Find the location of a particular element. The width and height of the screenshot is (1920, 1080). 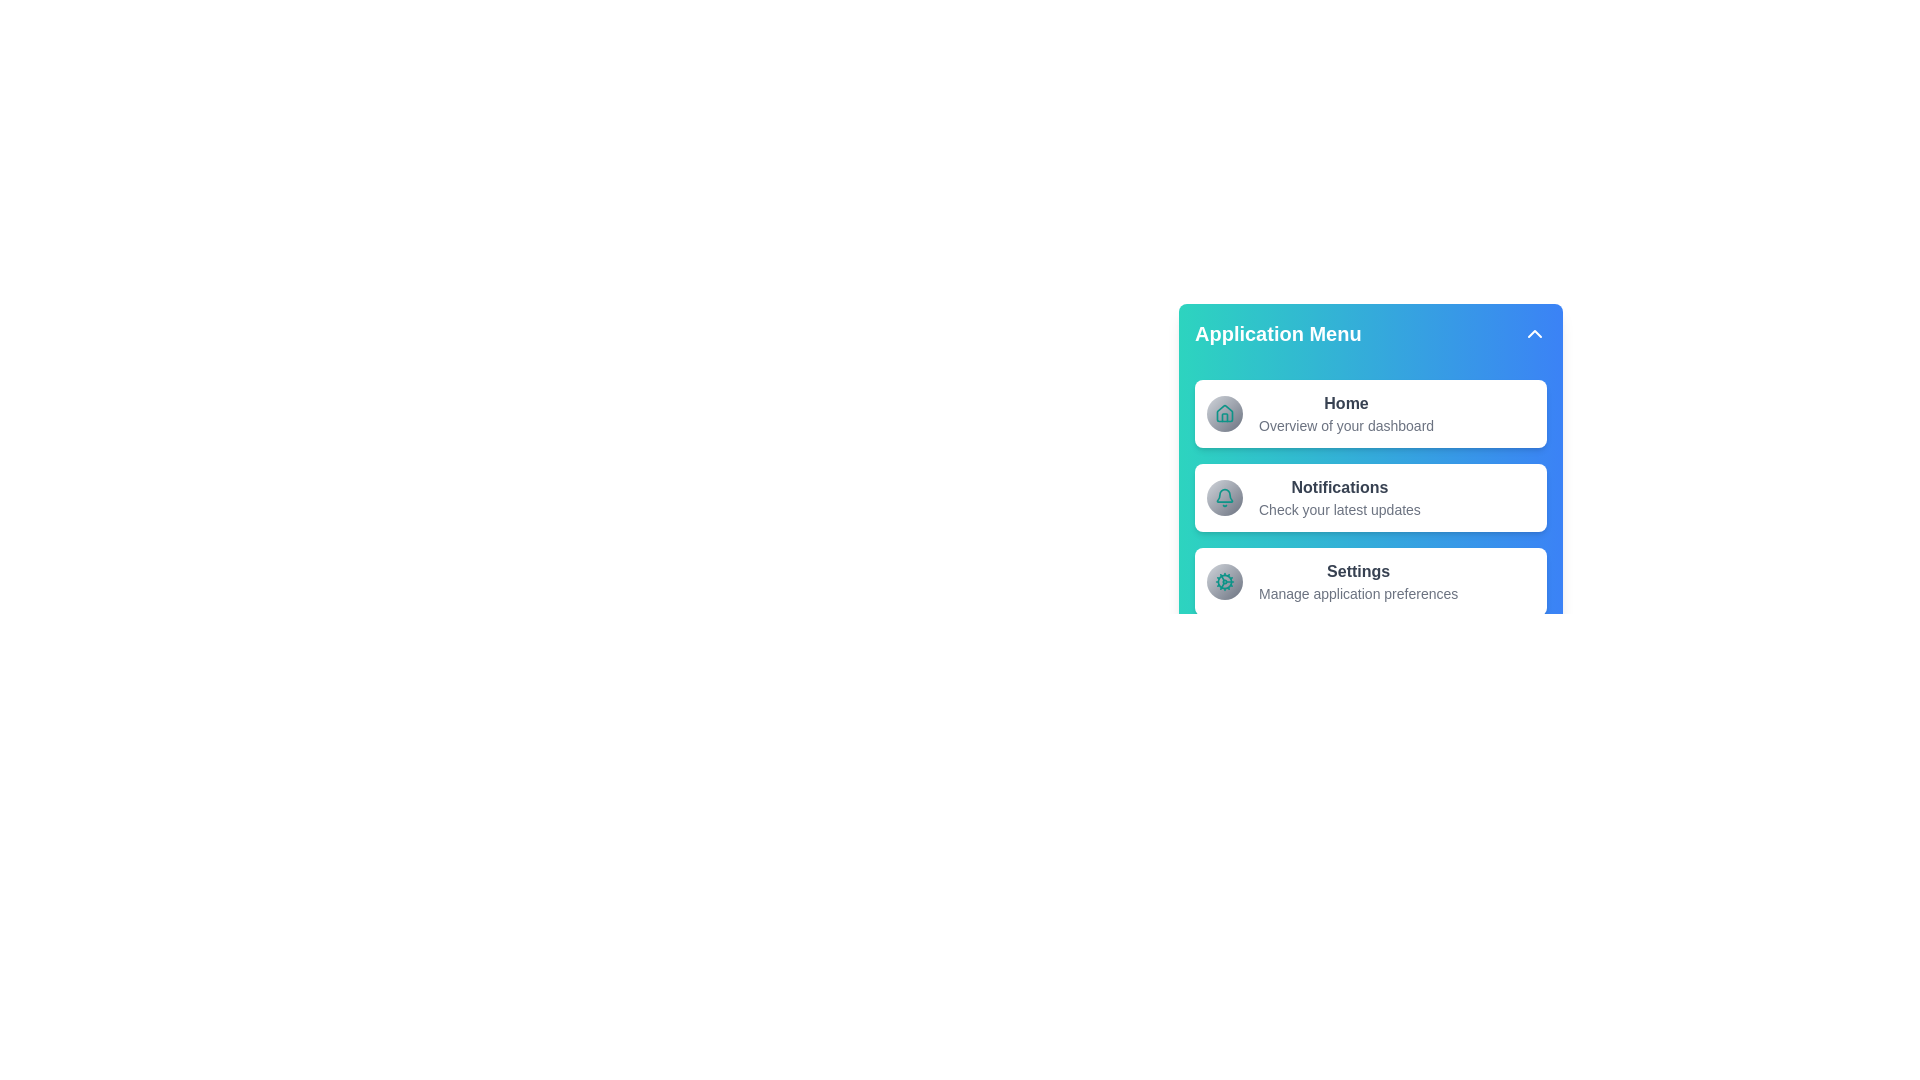

the menu item Notifications to navigate to its respective section is located at coordinates (1370, 496).